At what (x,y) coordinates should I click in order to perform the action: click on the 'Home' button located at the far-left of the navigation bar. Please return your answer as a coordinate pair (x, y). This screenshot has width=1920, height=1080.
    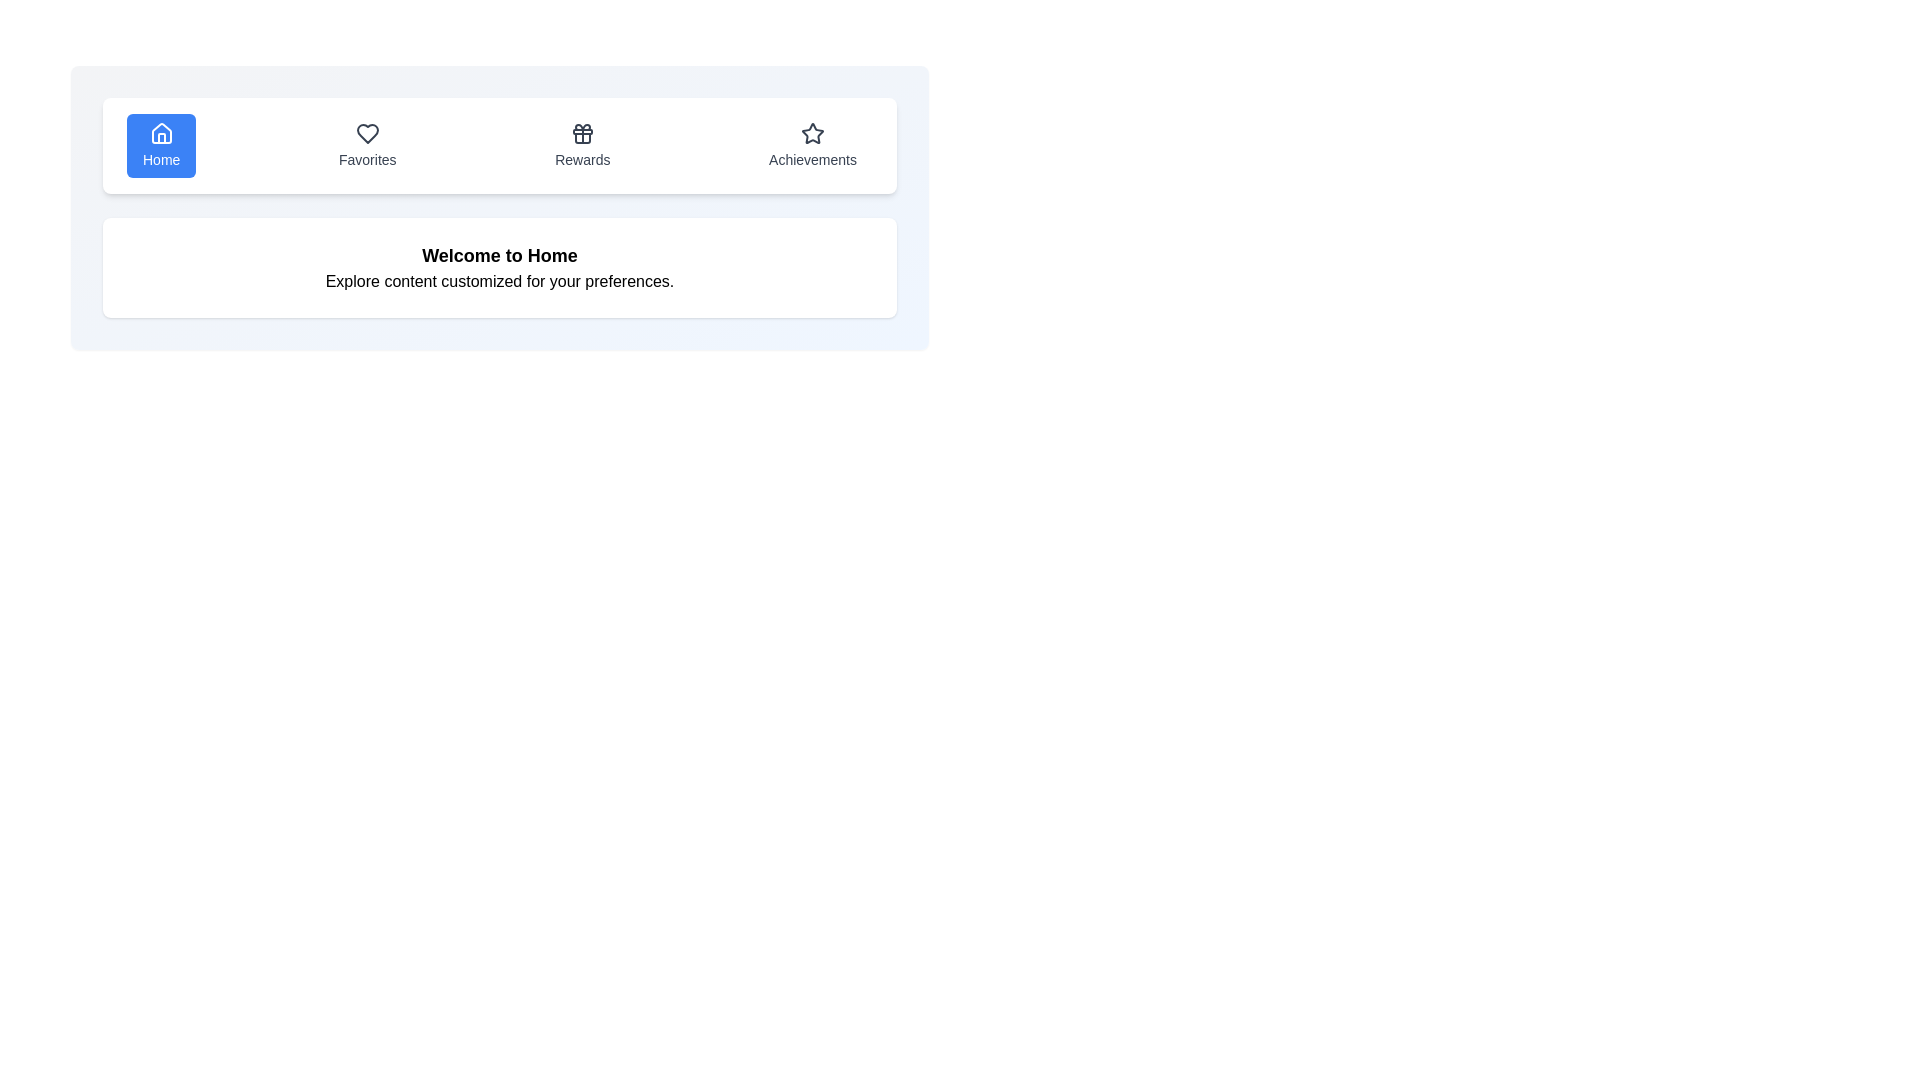
    Looking at the image, I should click on (161, 145).